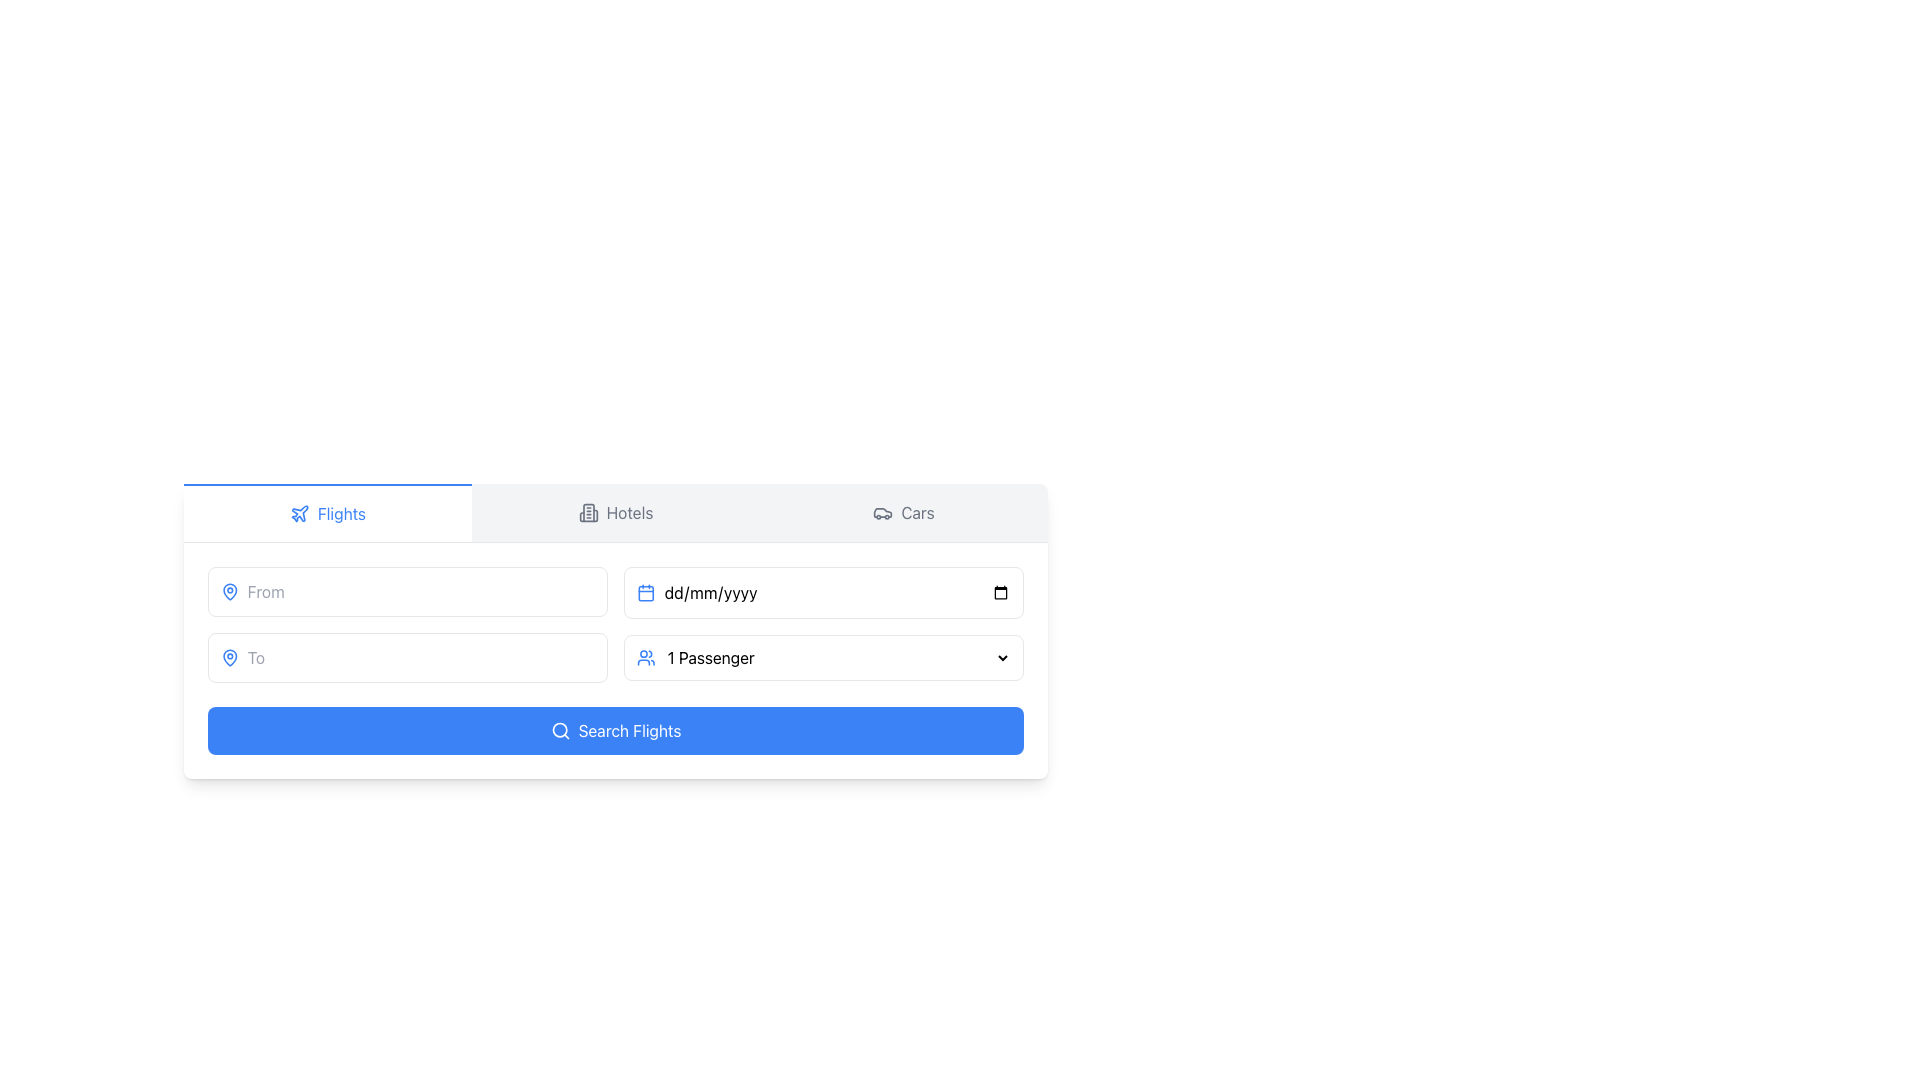 The image size is (1920, 1080). I want to click on the airplane icon with a blue stroke located in the top left section of the 'Flights' tab, so click(298, 512).